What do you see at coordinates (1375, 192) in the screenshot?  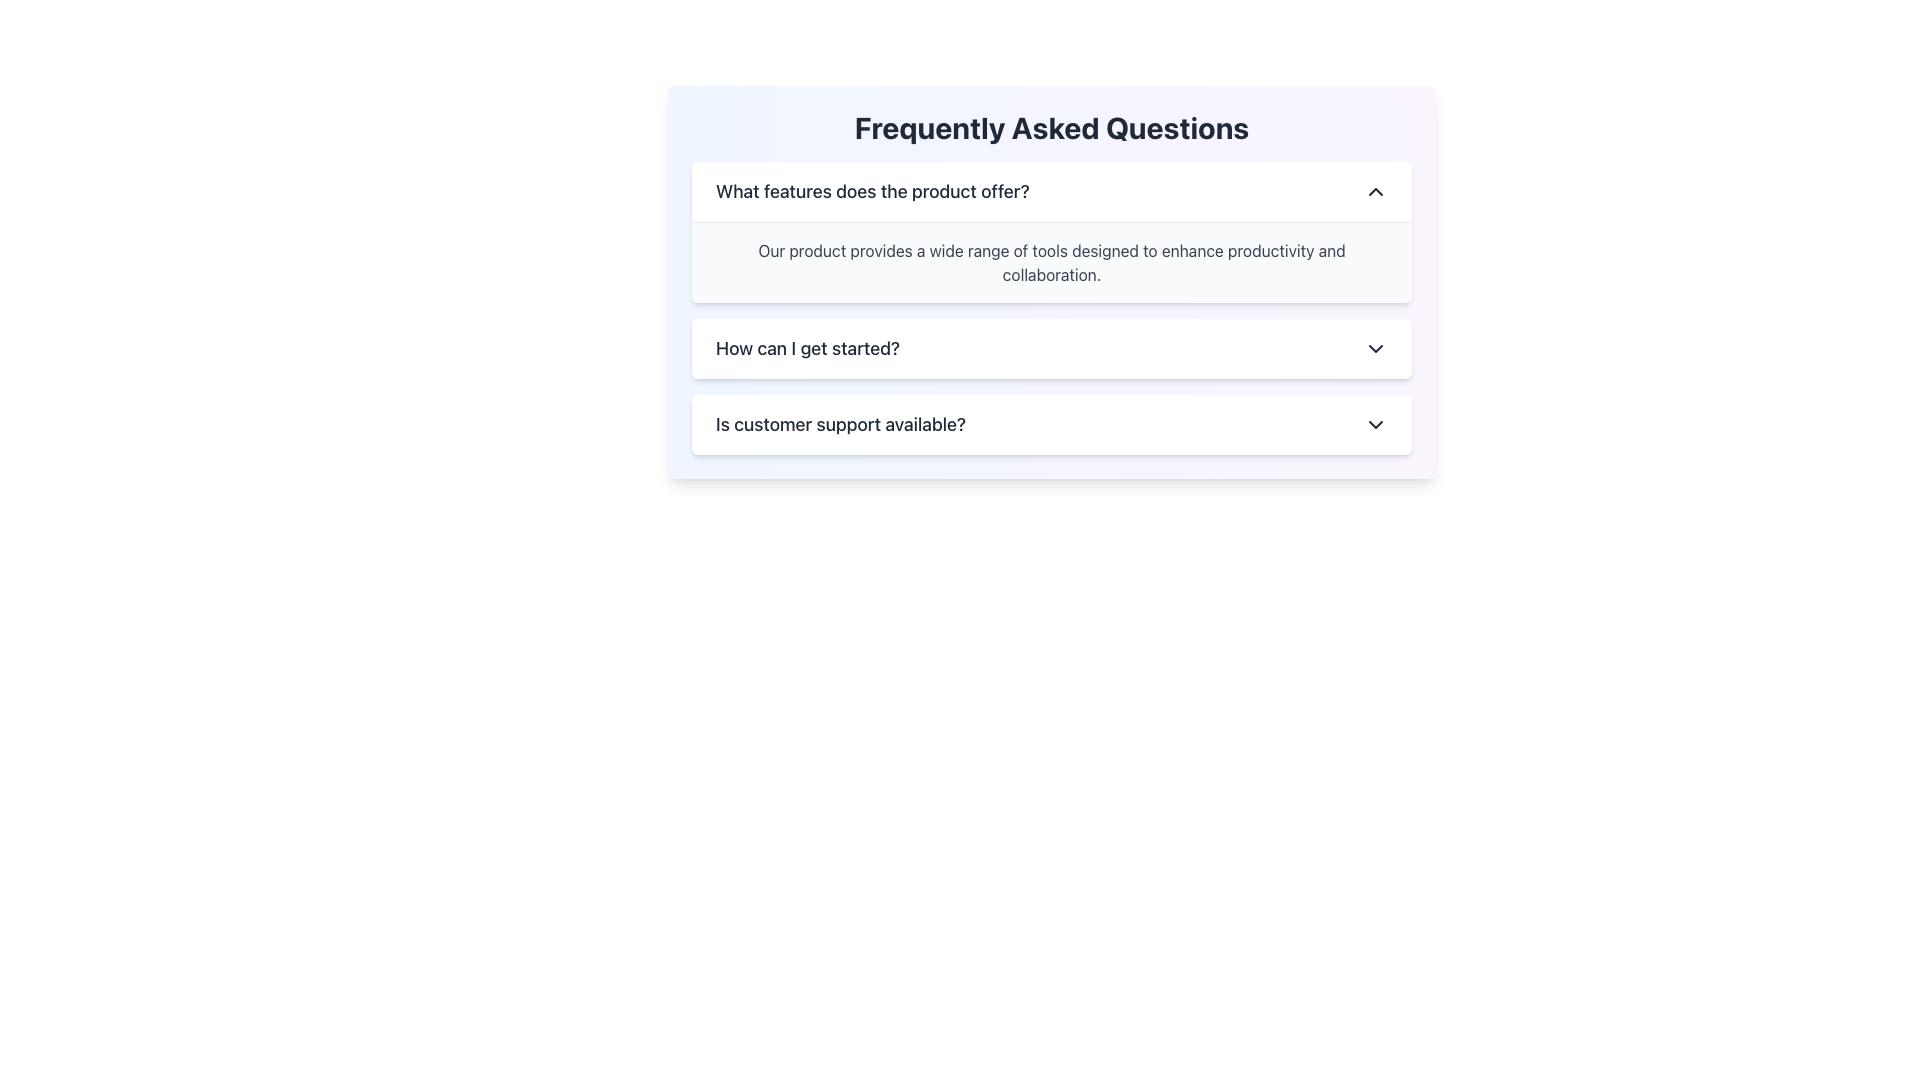 I see `the upward-pointing chevron icon located to the right of the question 'What features does the product offer?'` at bounding box center [1375, 192].